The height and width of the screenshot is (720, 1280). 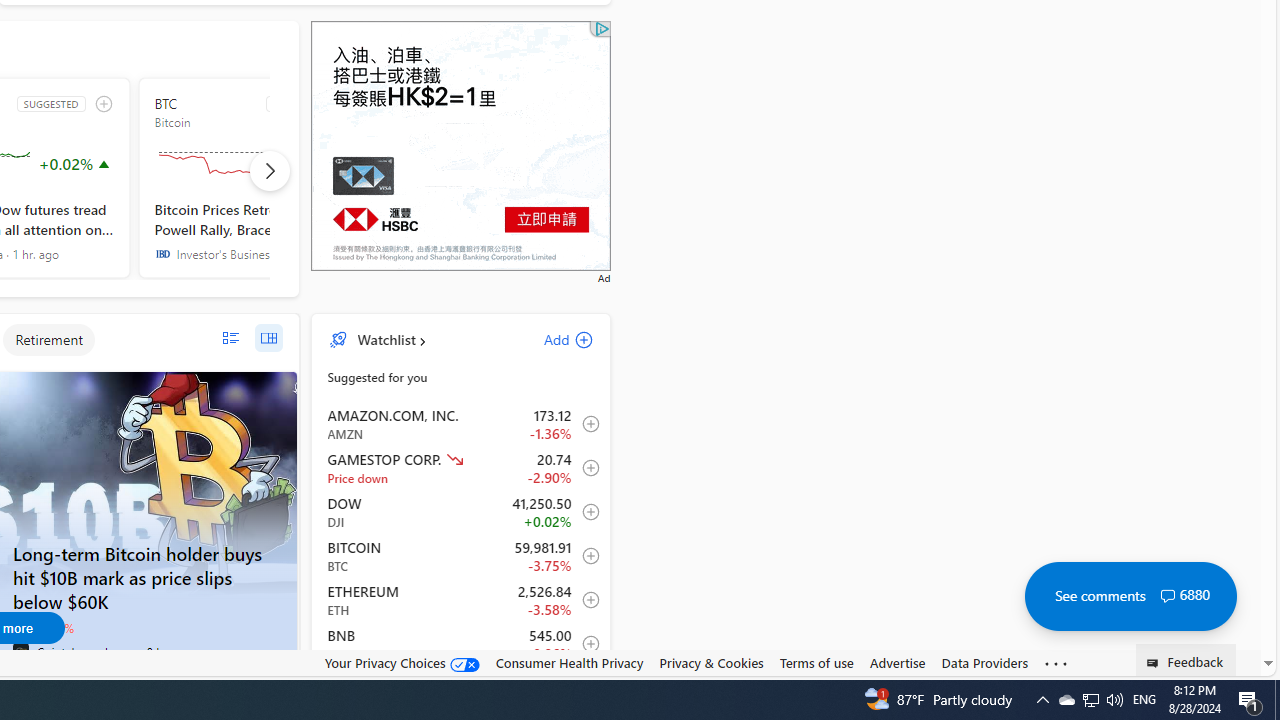 What do you see at coordinates (1055, 663) in the screenshot?
I see `'Class: oneFooter_seeMore-DS-EntryPoint1-1'` at bounding box center [1055, 663].